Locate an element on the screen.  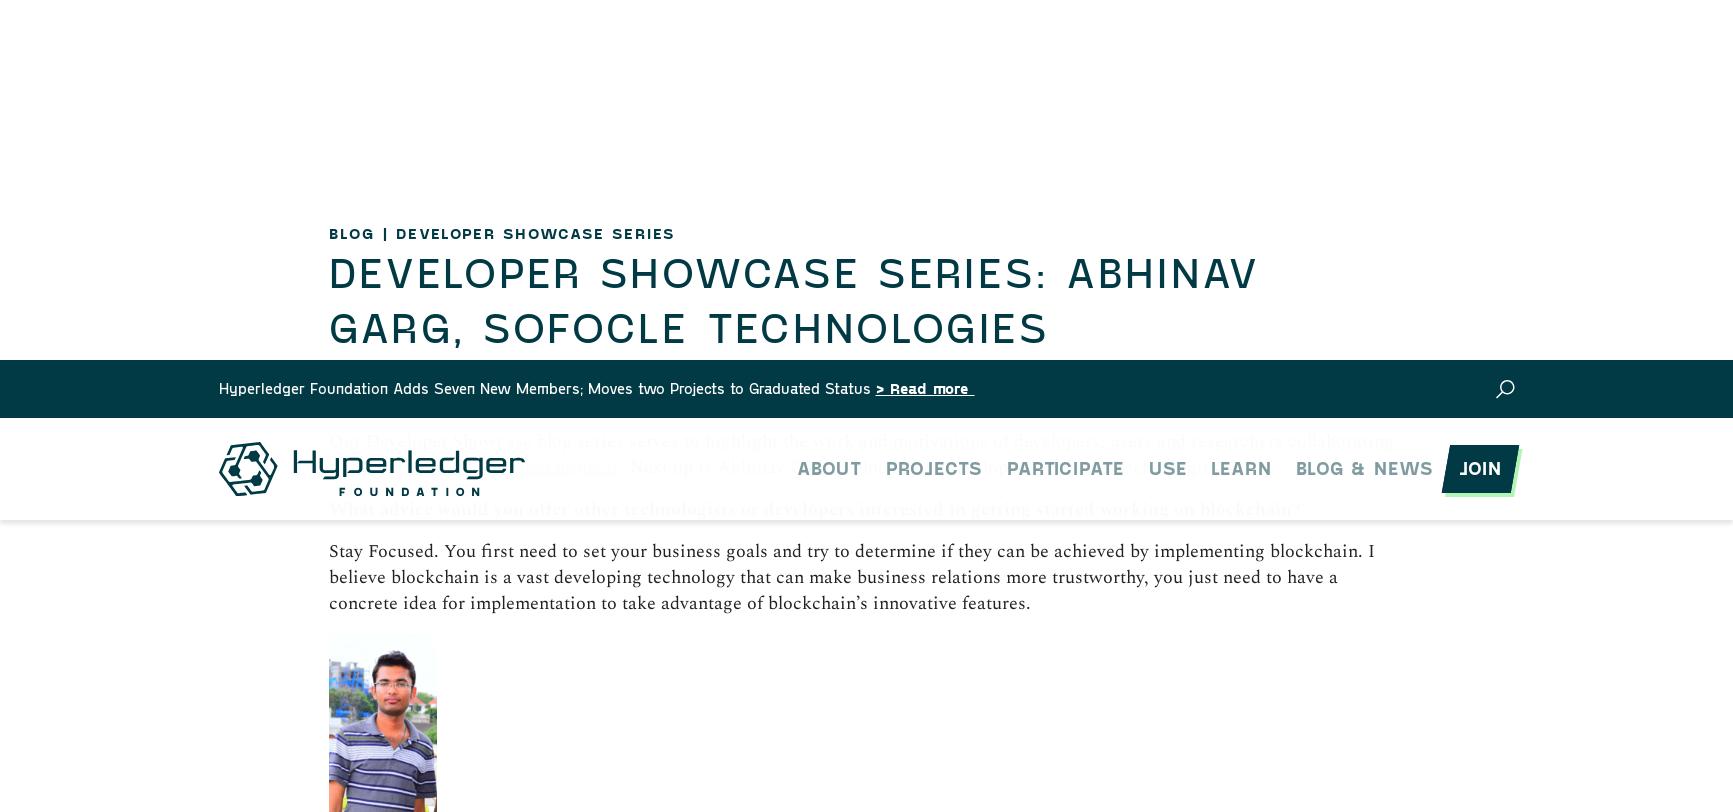
'We at Sofocle, are a blockchain technology based company, focused on building innovative products using blockchain and smart contracts. We design and develop blockchain powered enterprise solutions in banking, finance, and other industries. We have our own products based on blockchain. My first blockchain experience was with Hyperledger when it was in its initial development stage. The thought of permissioned blockchain in respect to transaction trust was a bit of fun. It’s easy to think of benefits related to the financial services industry and how permissioned ledgers in particular could be utilized.' is located at coordinates (859, 666).